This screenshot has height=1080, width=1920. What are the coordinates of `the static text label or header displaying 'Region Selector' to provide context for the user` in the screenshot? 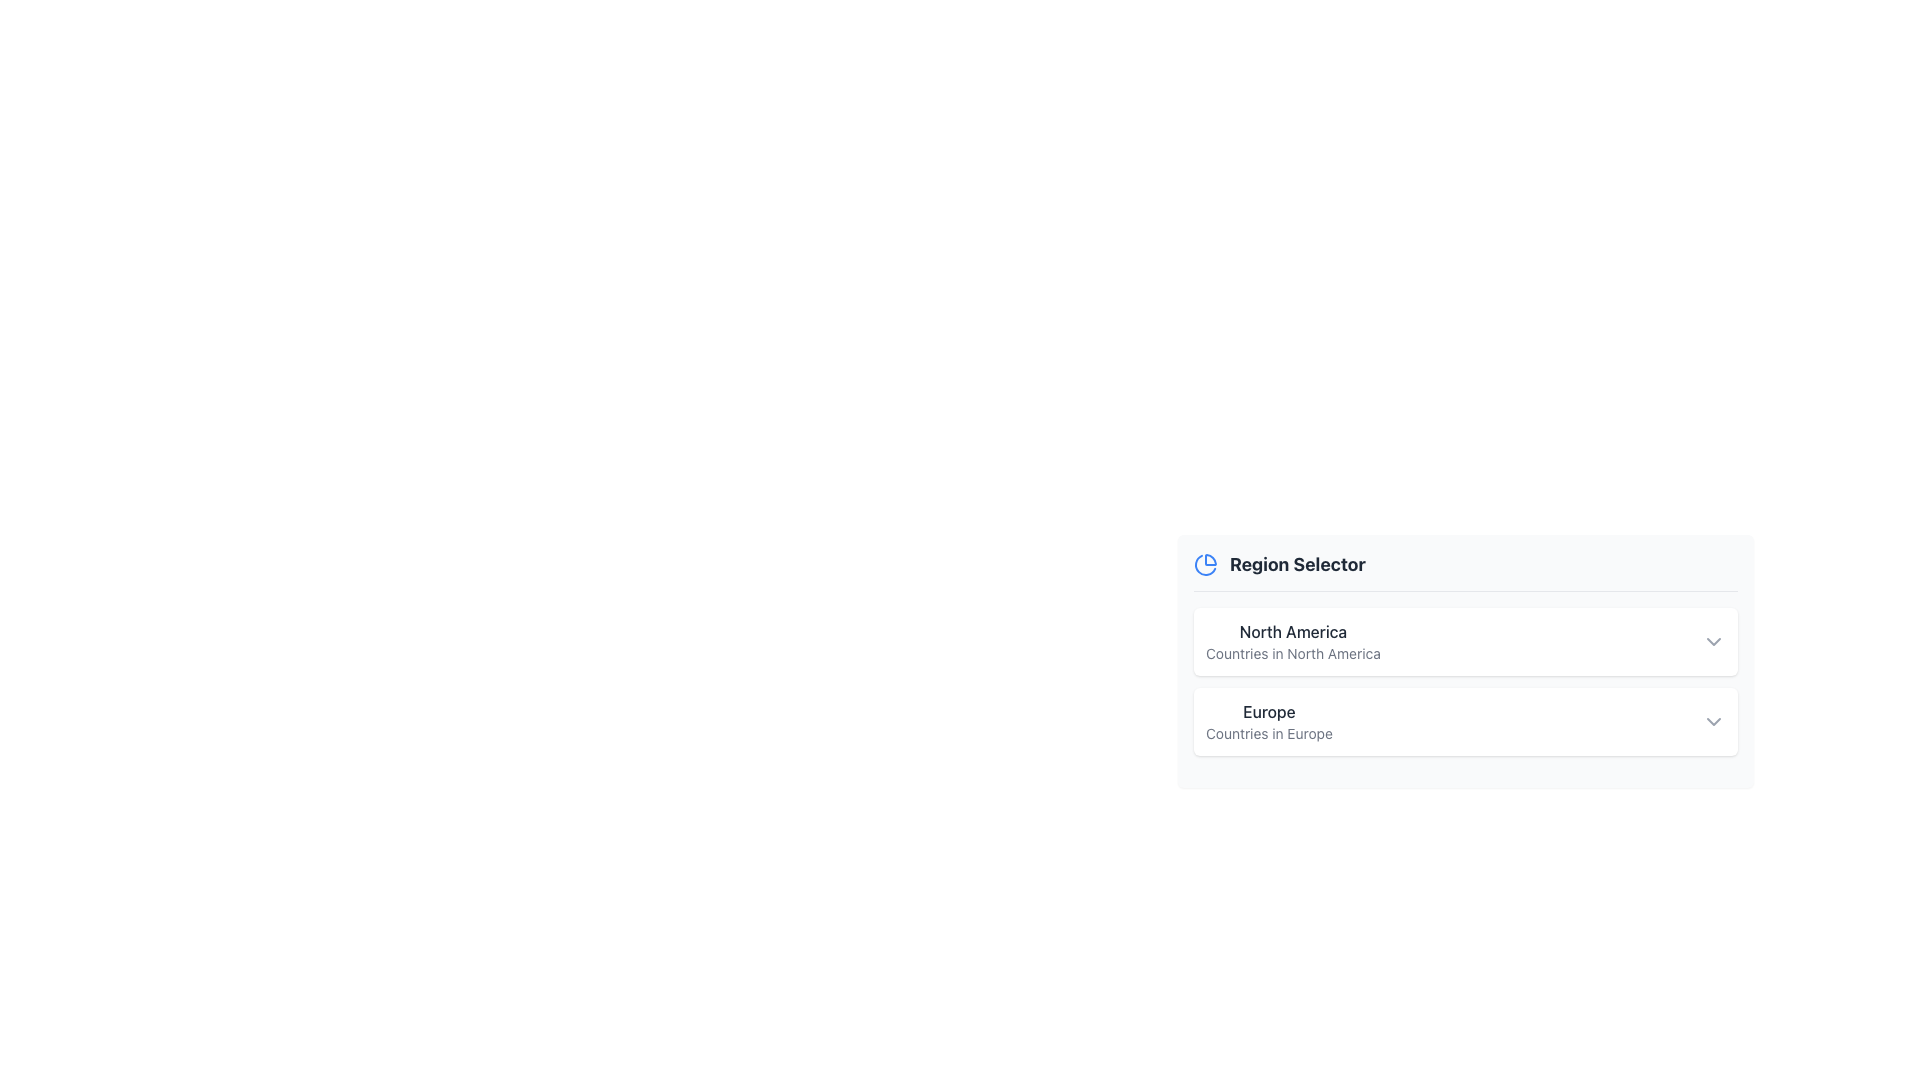 It's located at (1297, 564).